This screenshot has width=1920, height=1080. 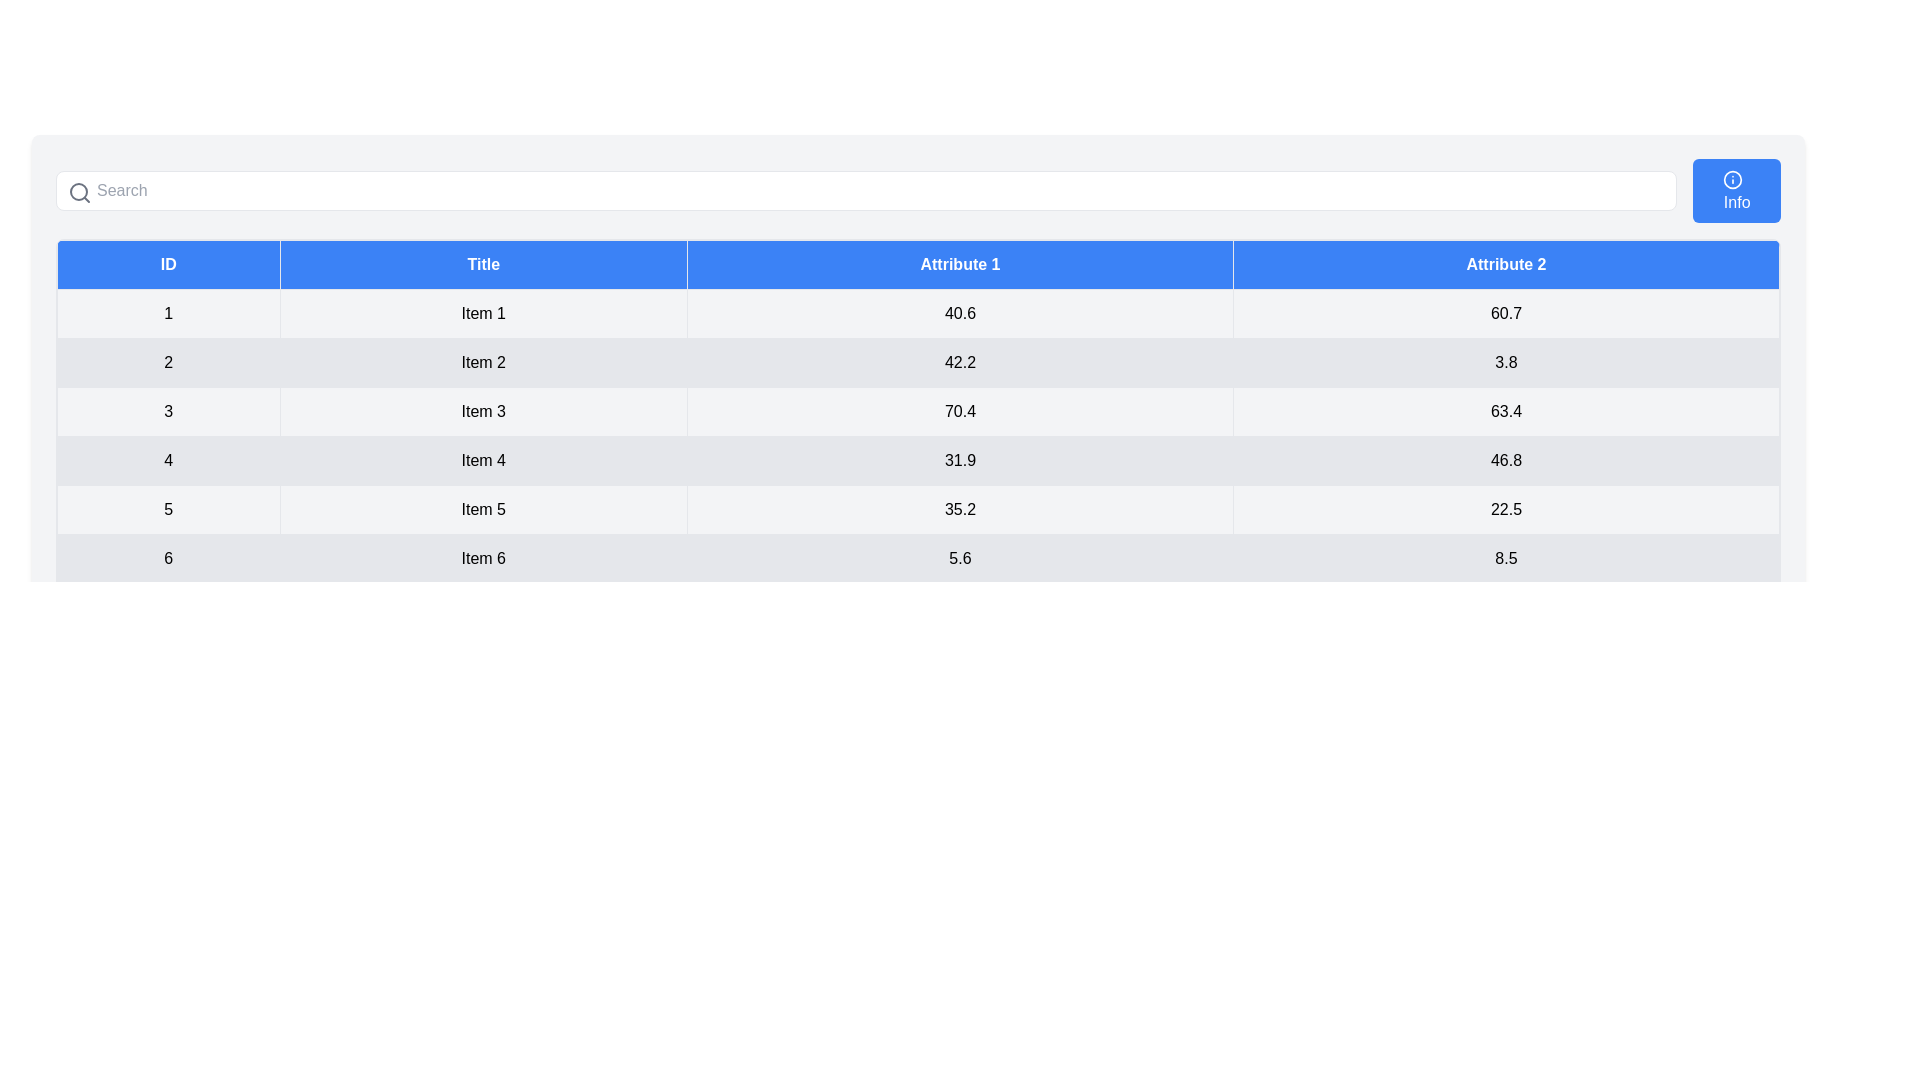 What do you see at coordinates (917, 461) in the screenshot?
I see `the row corresponding to the ID 4 in the table` at bounding box center [917, 461].